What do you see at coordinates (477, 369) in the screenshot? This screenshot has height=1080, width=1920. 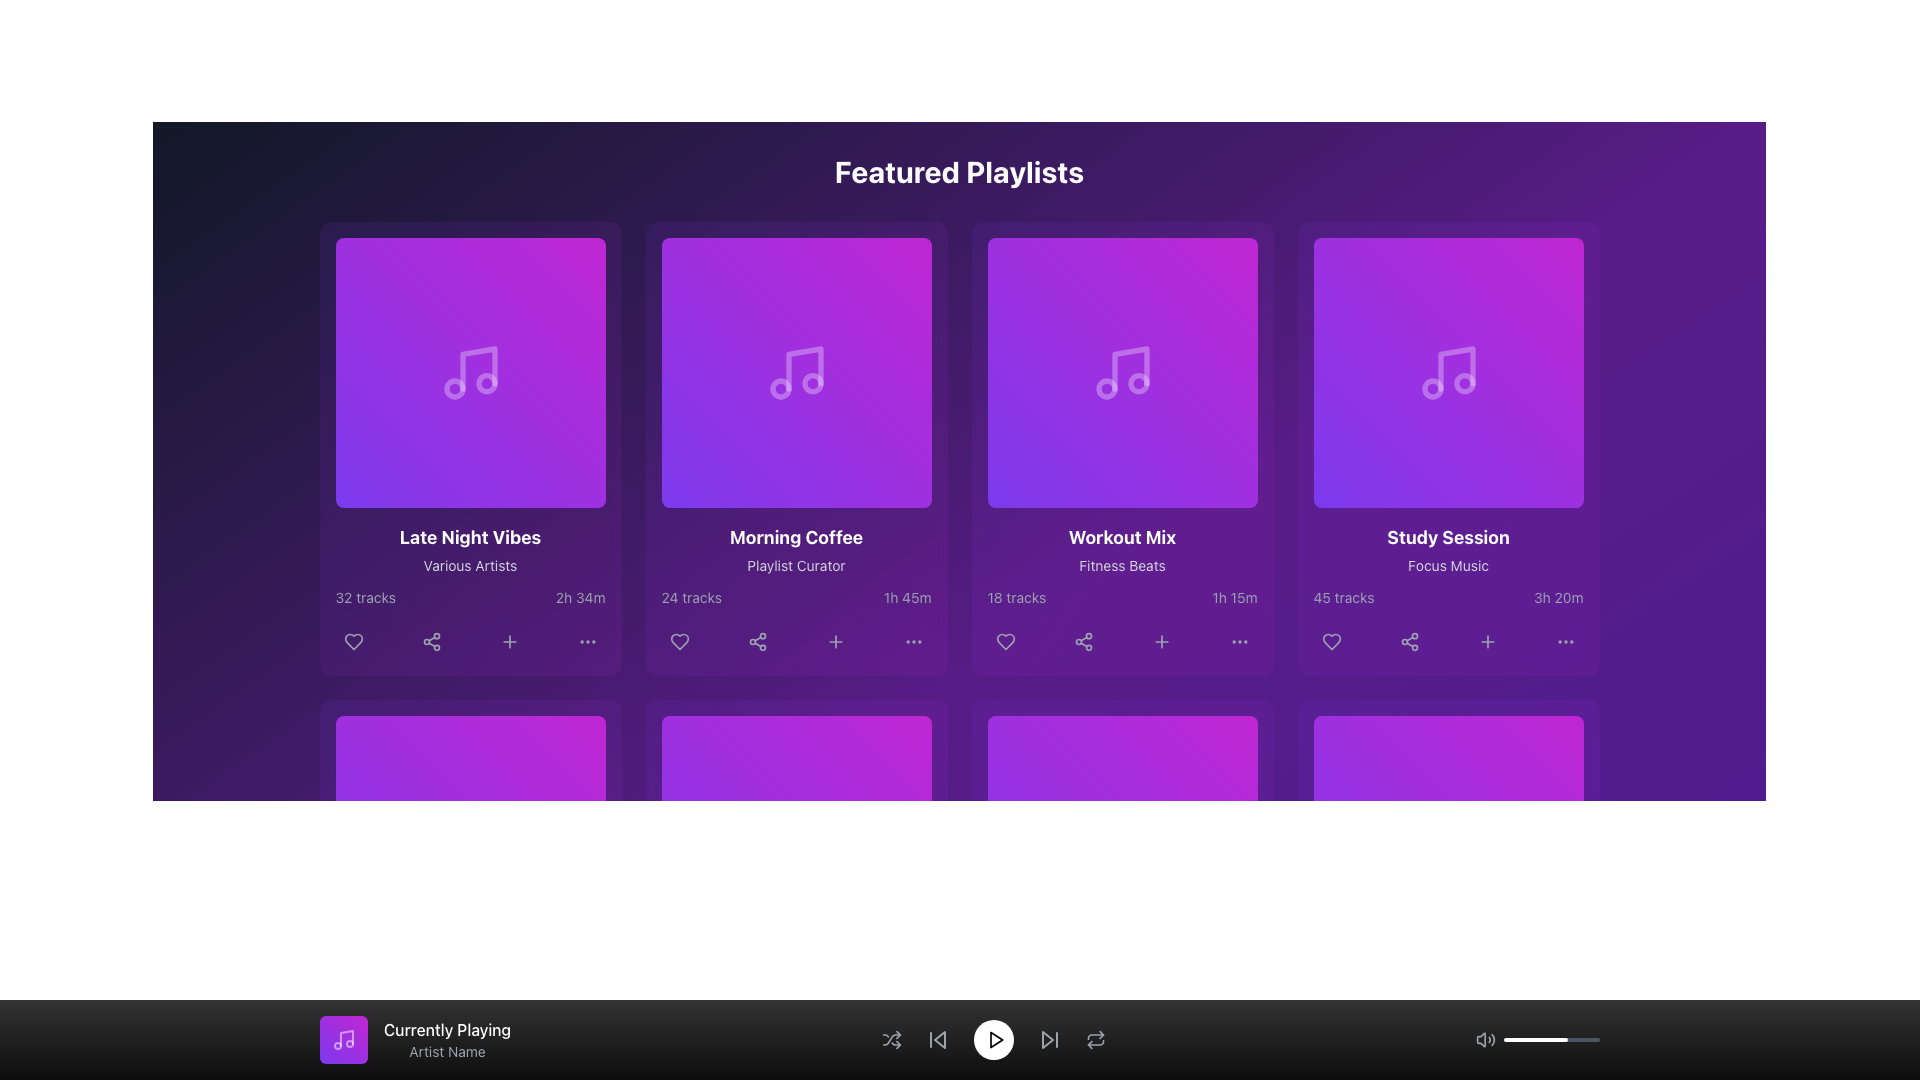 I see `the decorative musical note graphic component at the center of the 'Late Night Vibes' card, specifically the vertical bar of the note` at bounding box center [477, 369].